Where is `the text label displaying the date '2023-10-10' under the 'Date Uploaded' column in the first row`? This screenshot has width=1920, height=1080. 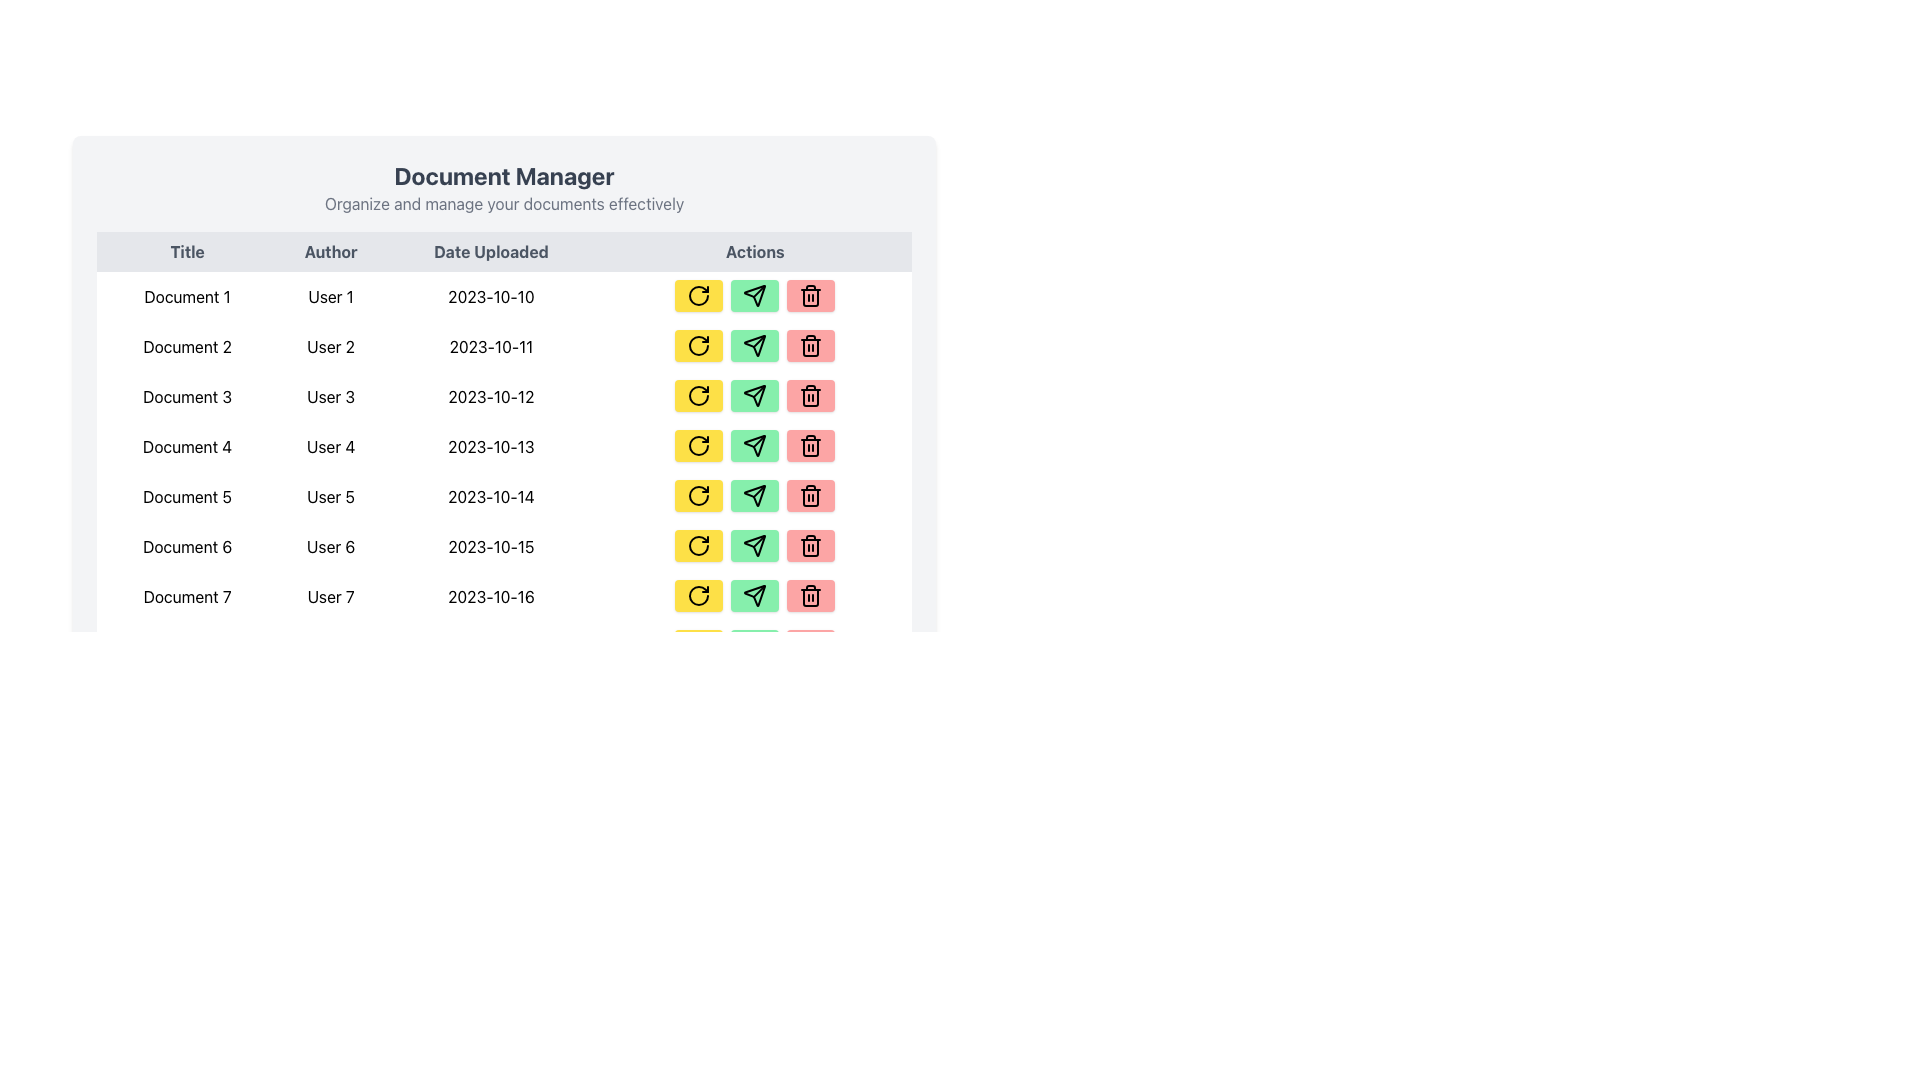 the text label displaying the date '2023-10-10' under the 'Date Uploaded' column in the first row is located at coordinates (491, 297).